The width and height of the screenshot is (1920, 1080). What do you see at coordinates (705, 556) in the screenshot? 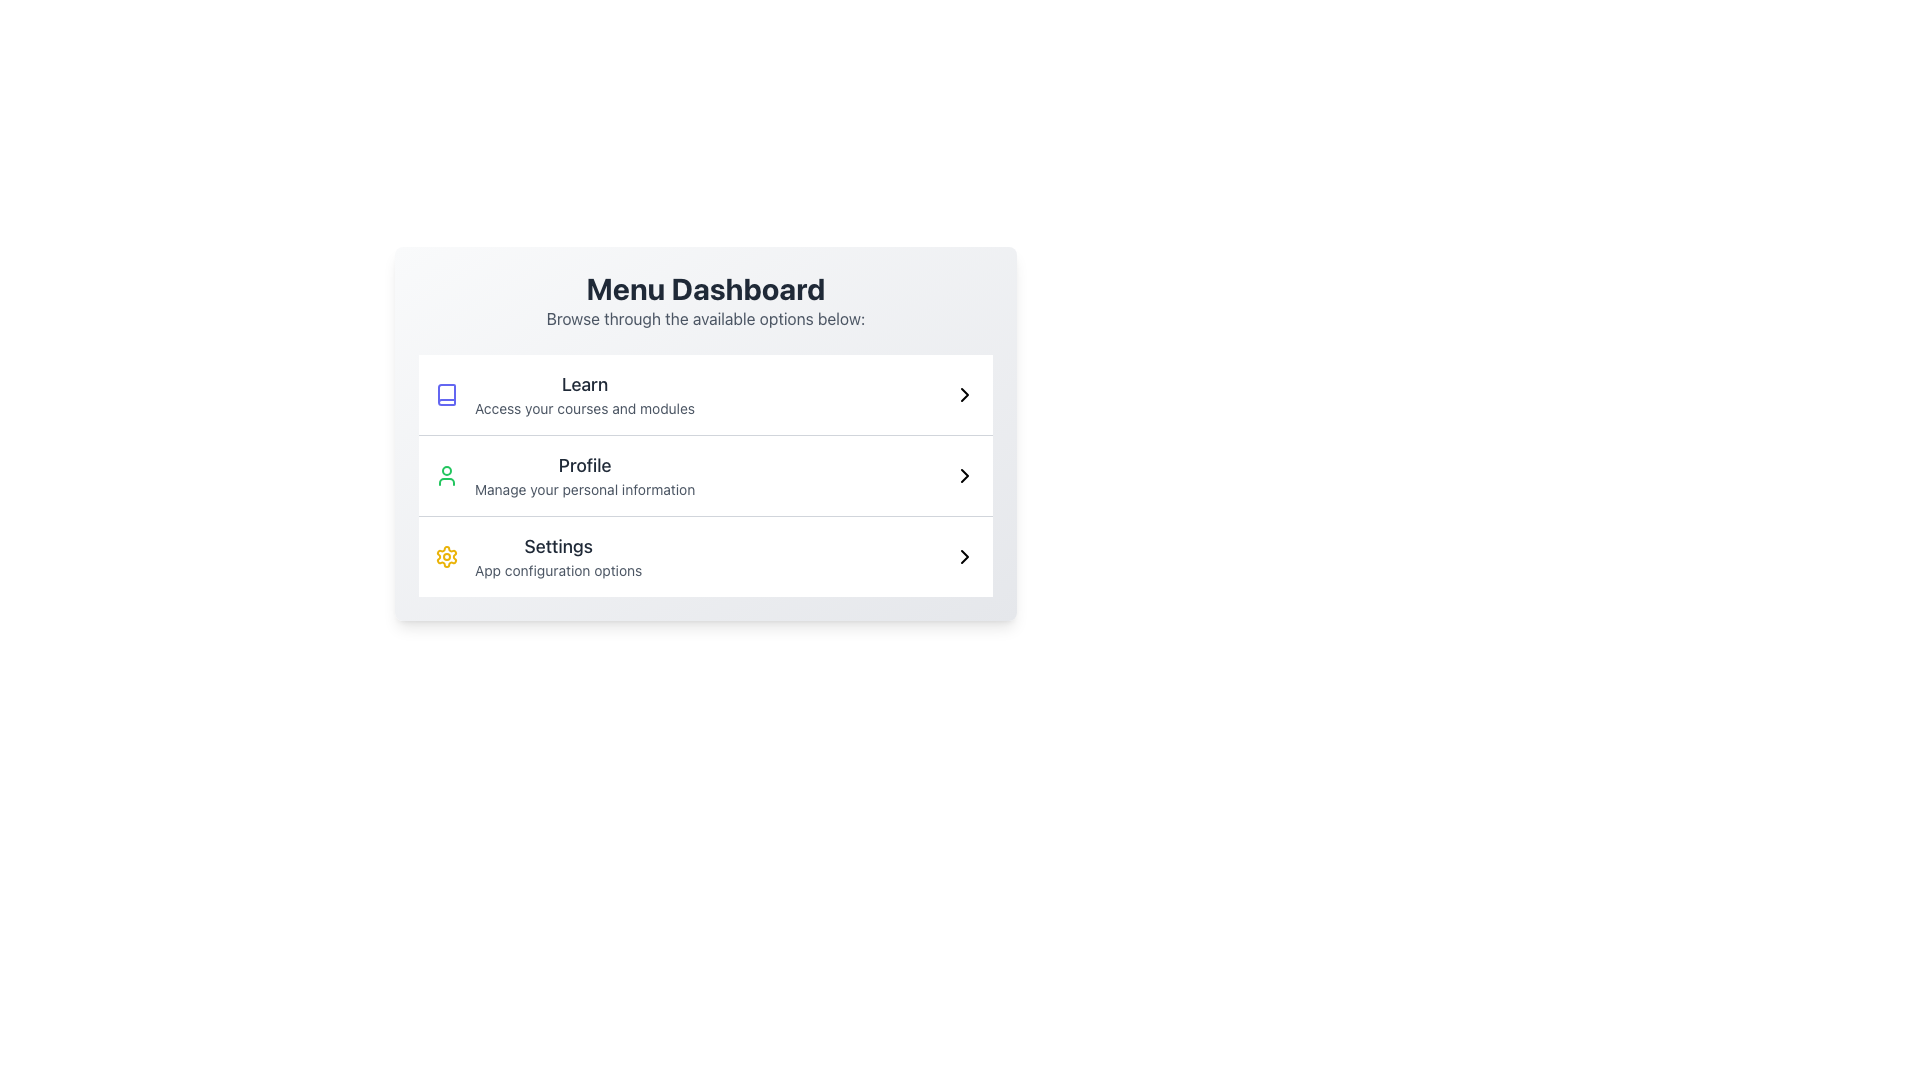
I see `the 'Settings' card item, which is the third item in a vertical list` at bounding box center [705, 556].